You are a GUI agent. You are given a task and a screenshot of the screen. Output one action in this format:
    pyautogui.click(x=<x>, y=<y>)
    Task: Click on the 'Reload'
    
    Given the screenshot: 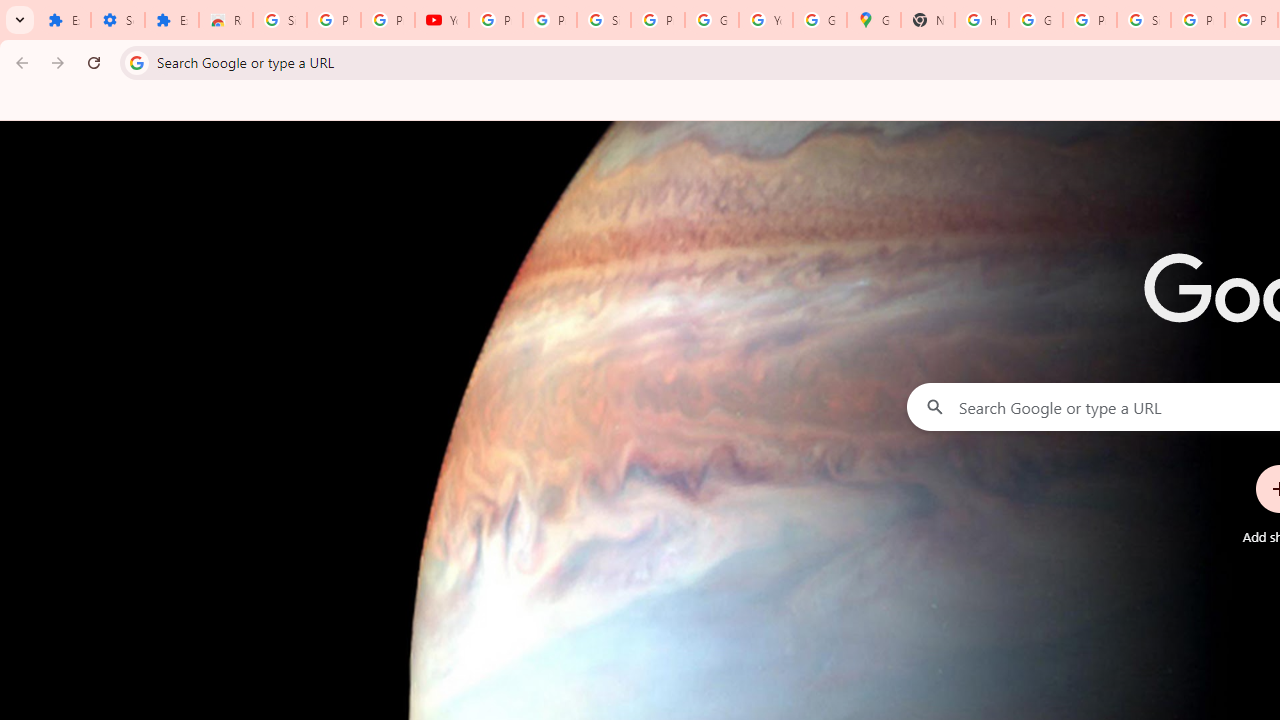 What is the action you would take?
    pyautogui.click(x=93, y=61)
    